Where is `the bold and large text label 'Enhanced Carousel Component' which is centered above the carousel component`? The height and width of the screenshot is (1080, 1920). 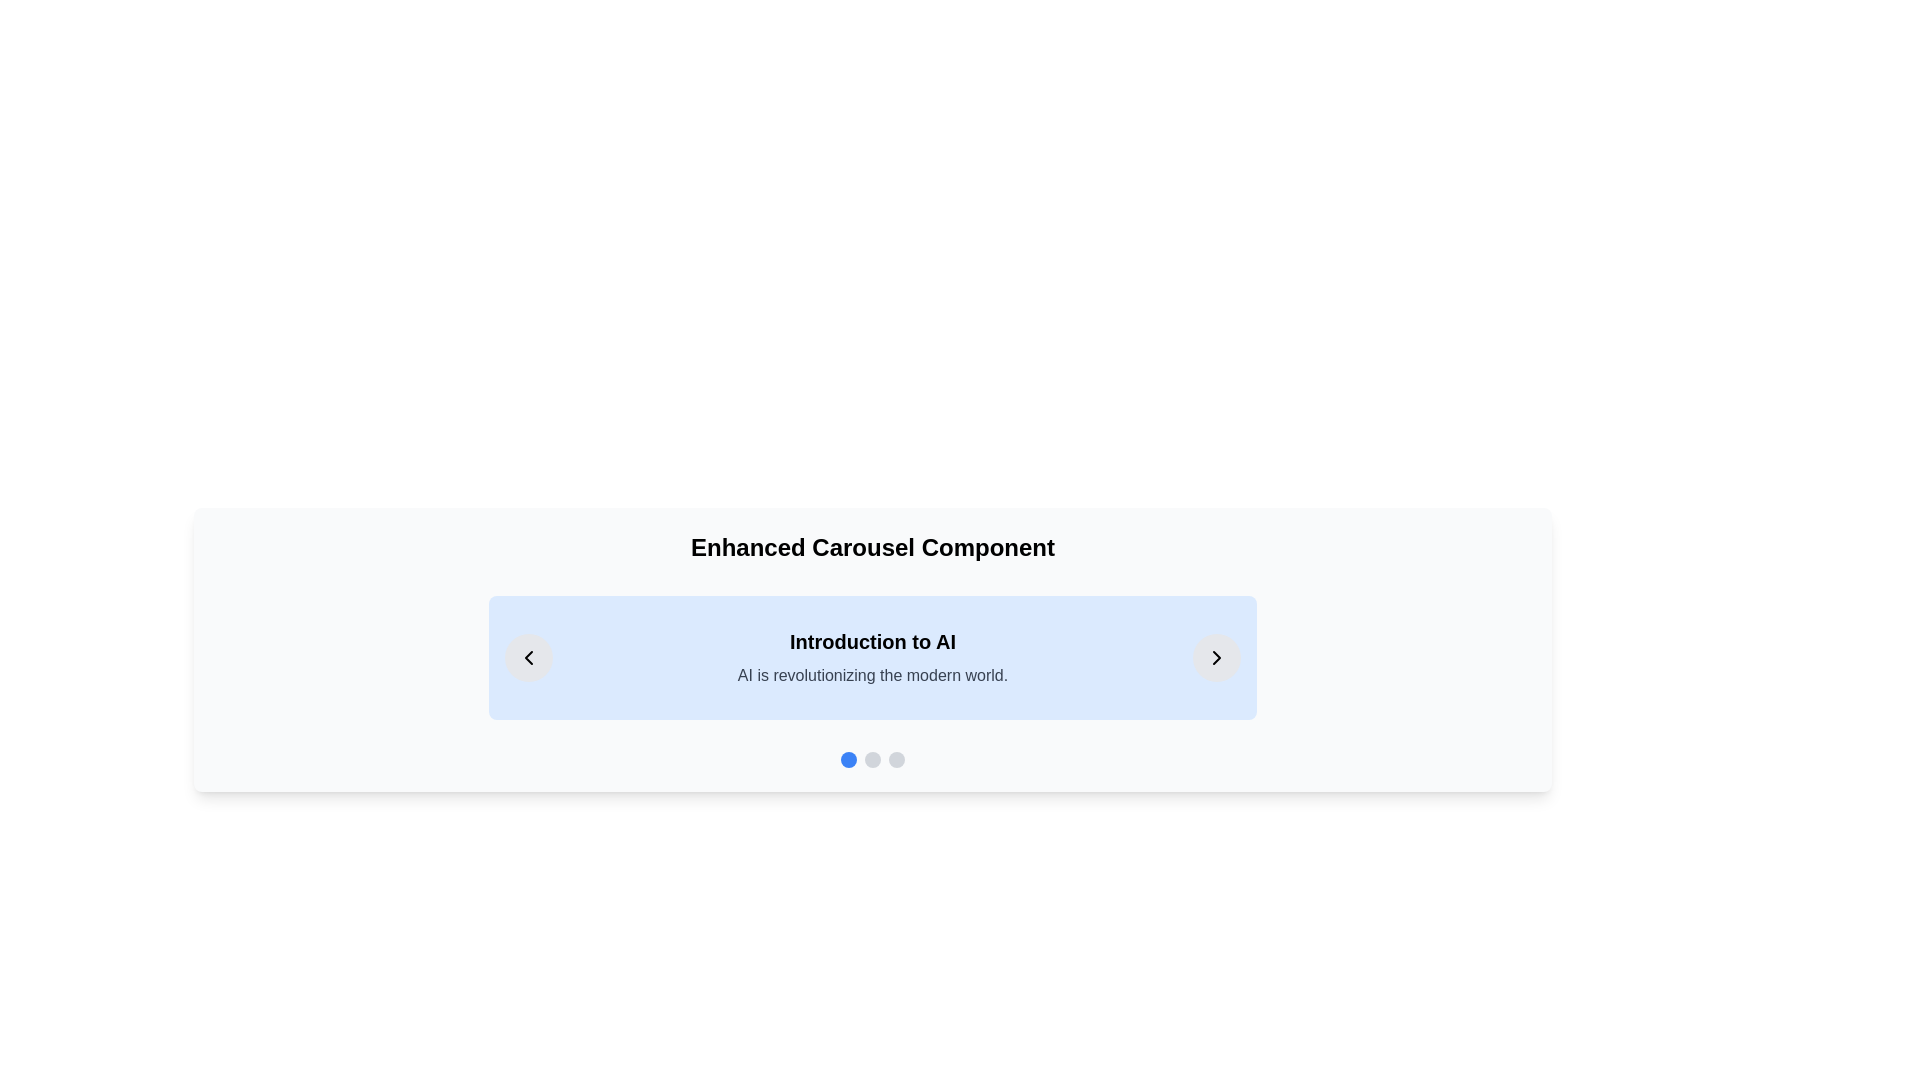
the bold and large text label 'Enhanced Carousel Component' which is centered above the carousel component is located at coordinates (873, 547).